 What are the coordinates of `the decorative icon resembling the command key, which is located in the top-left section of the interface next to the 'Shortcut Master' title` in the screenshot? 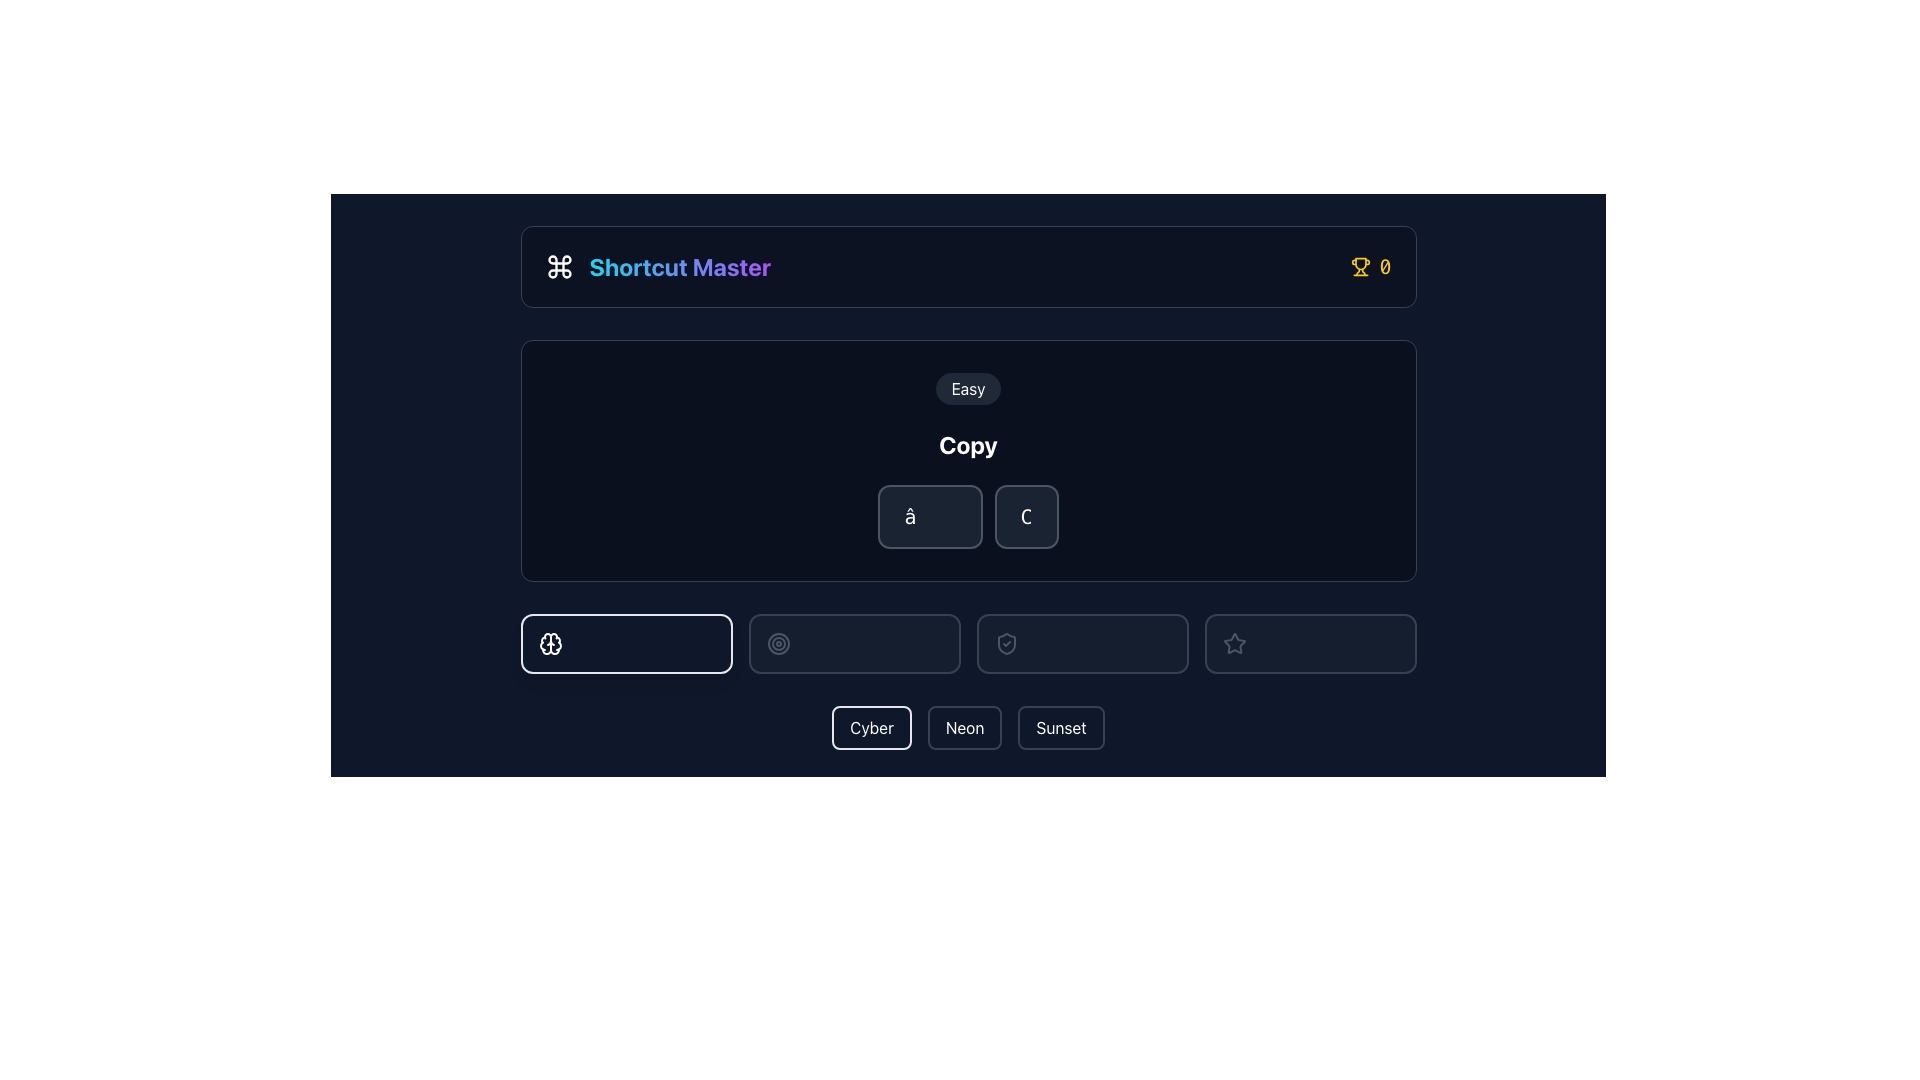 It's located at (559, 265).